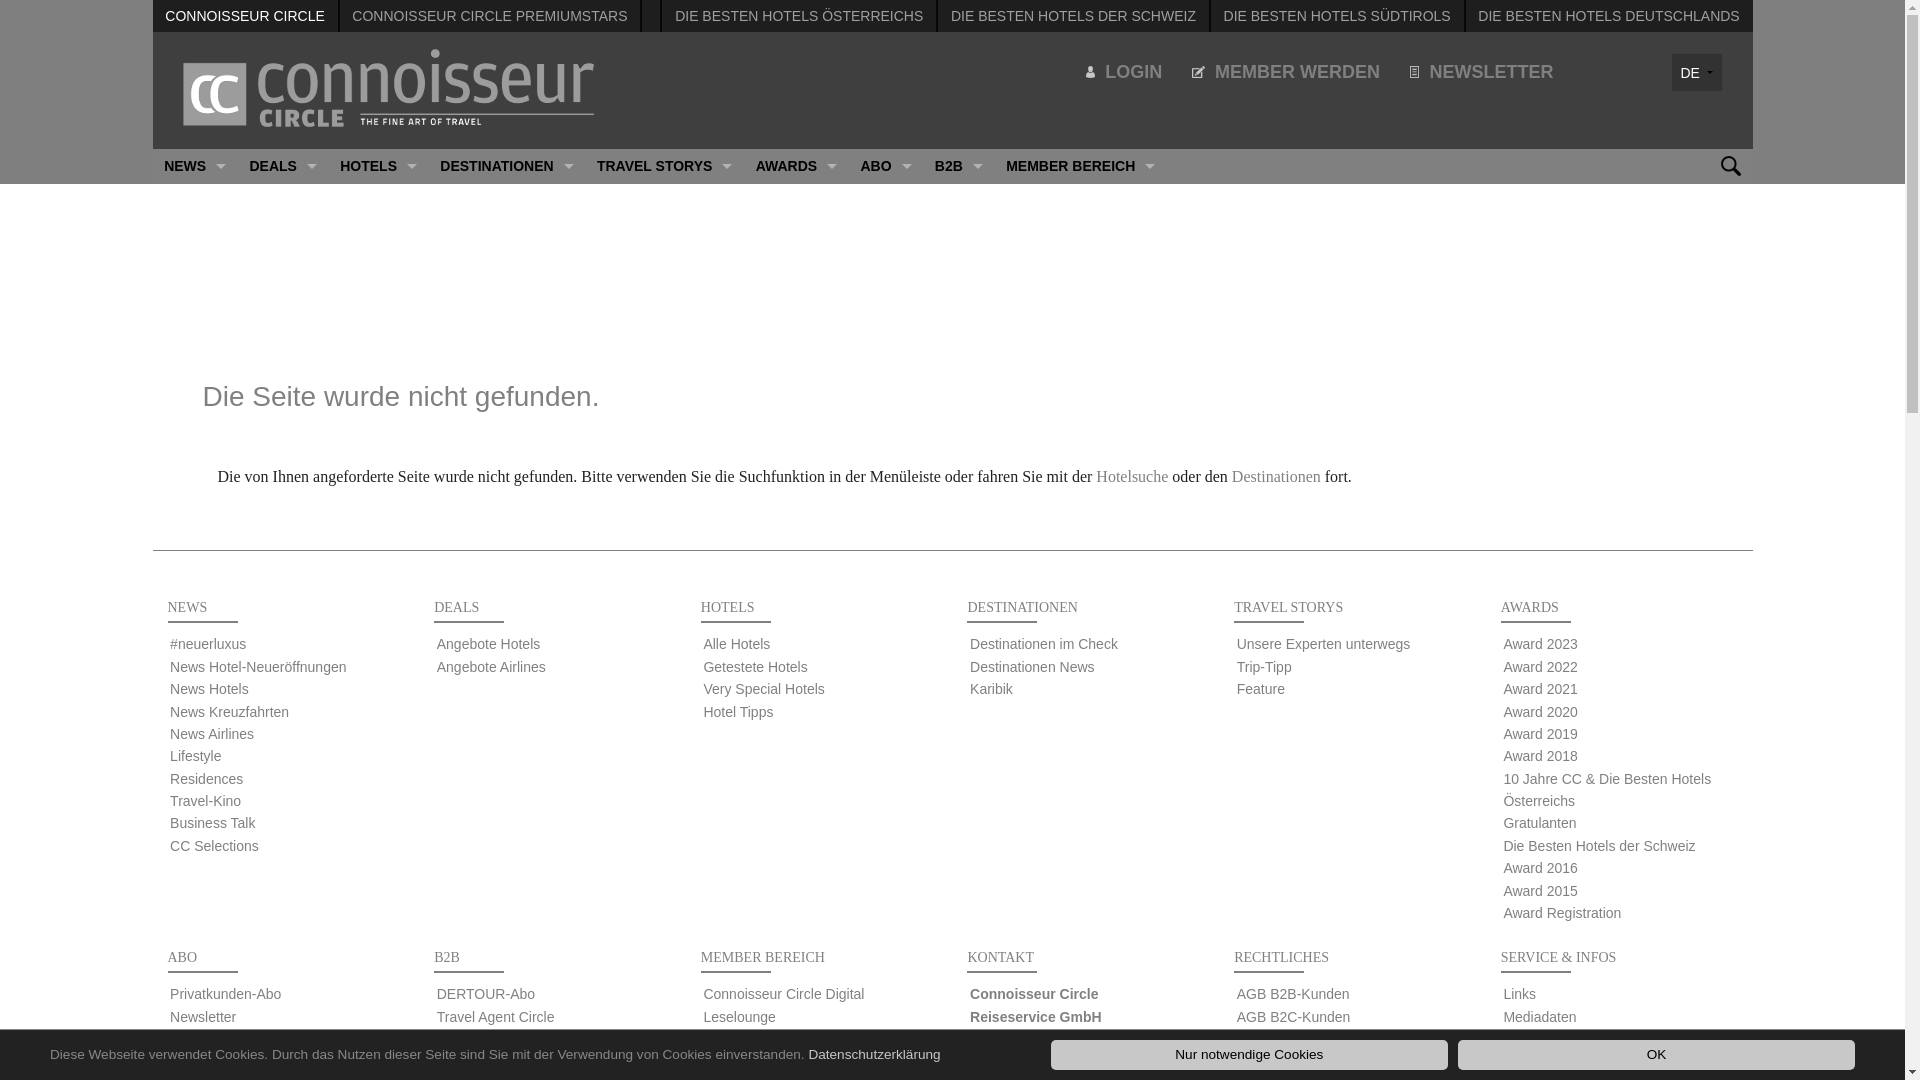 This screenshot has height=1080, width=1920. What do you see at coordinates (1191, 71) in the screenshot?
I see `'MEMBER WERDEN'` at bounding box center [1191, 71].